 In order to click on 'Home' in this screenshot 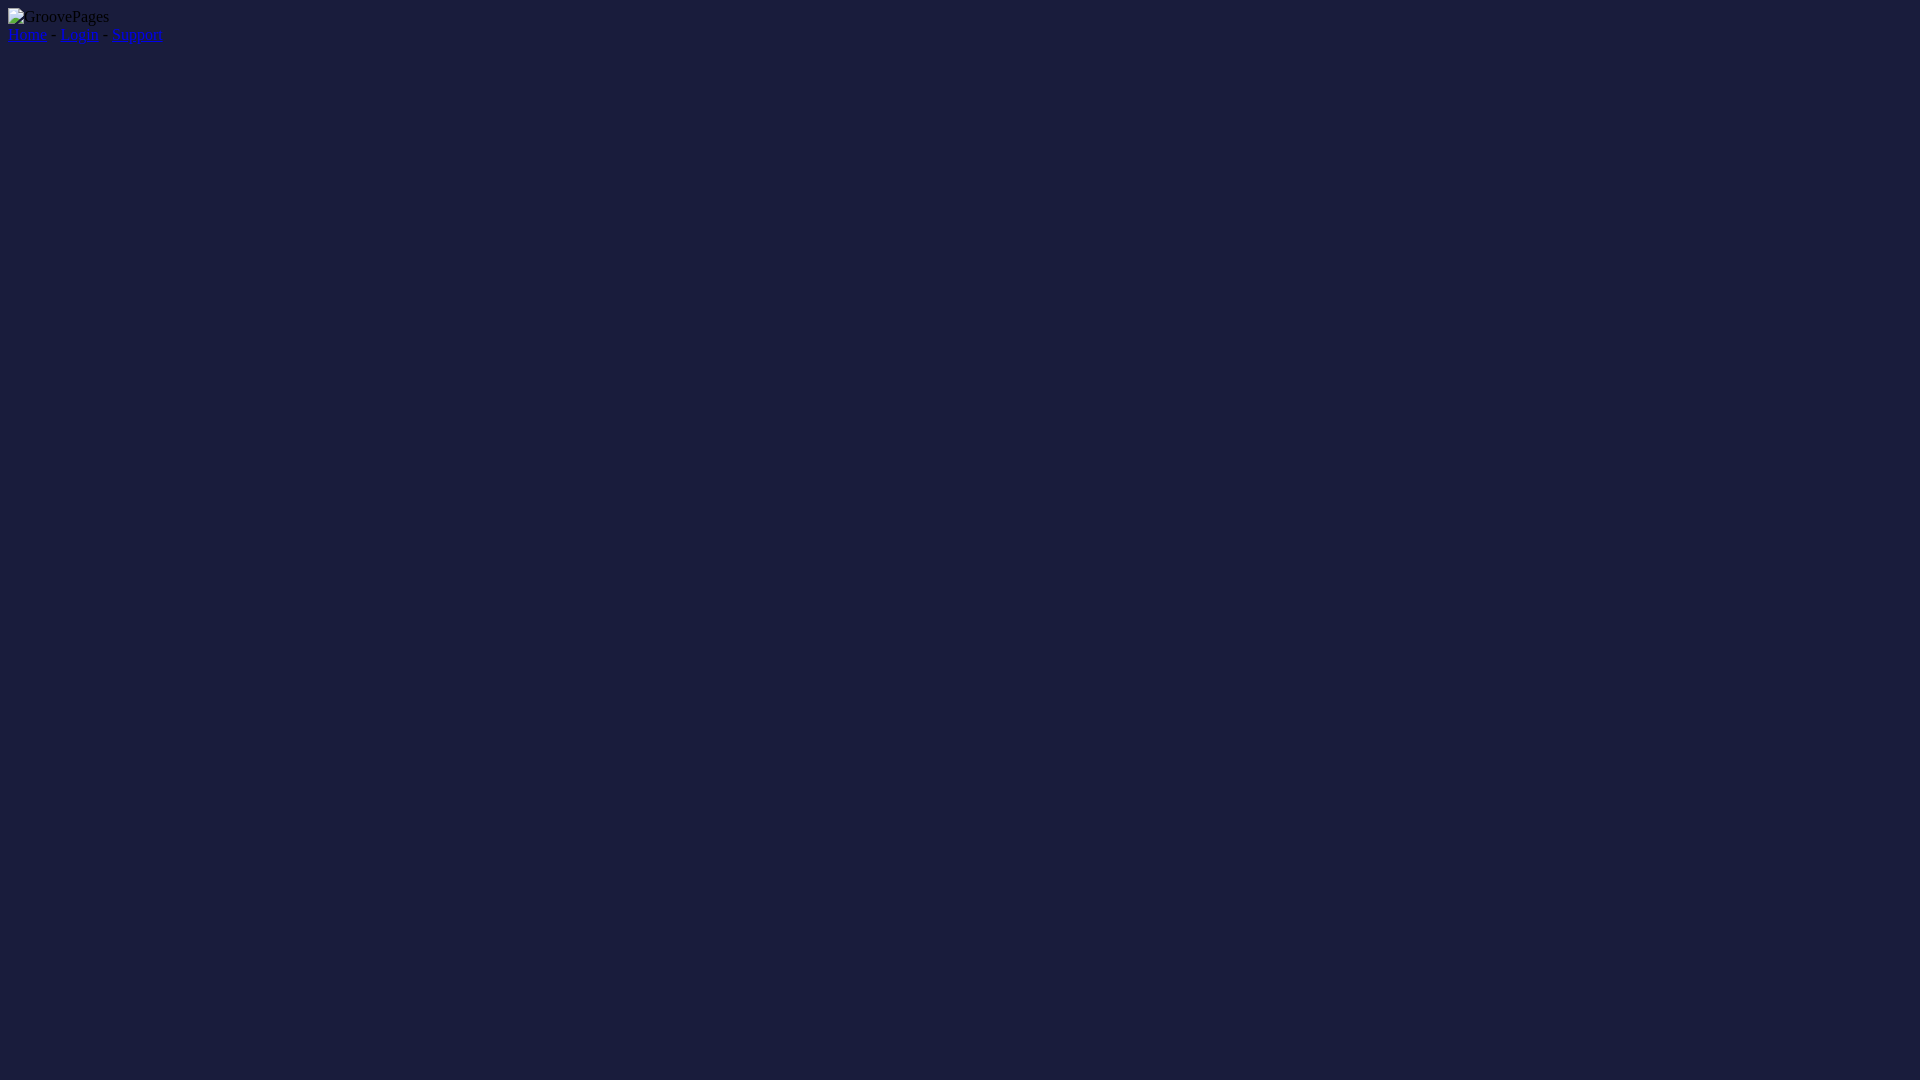, I will do `click(27, 34)`.